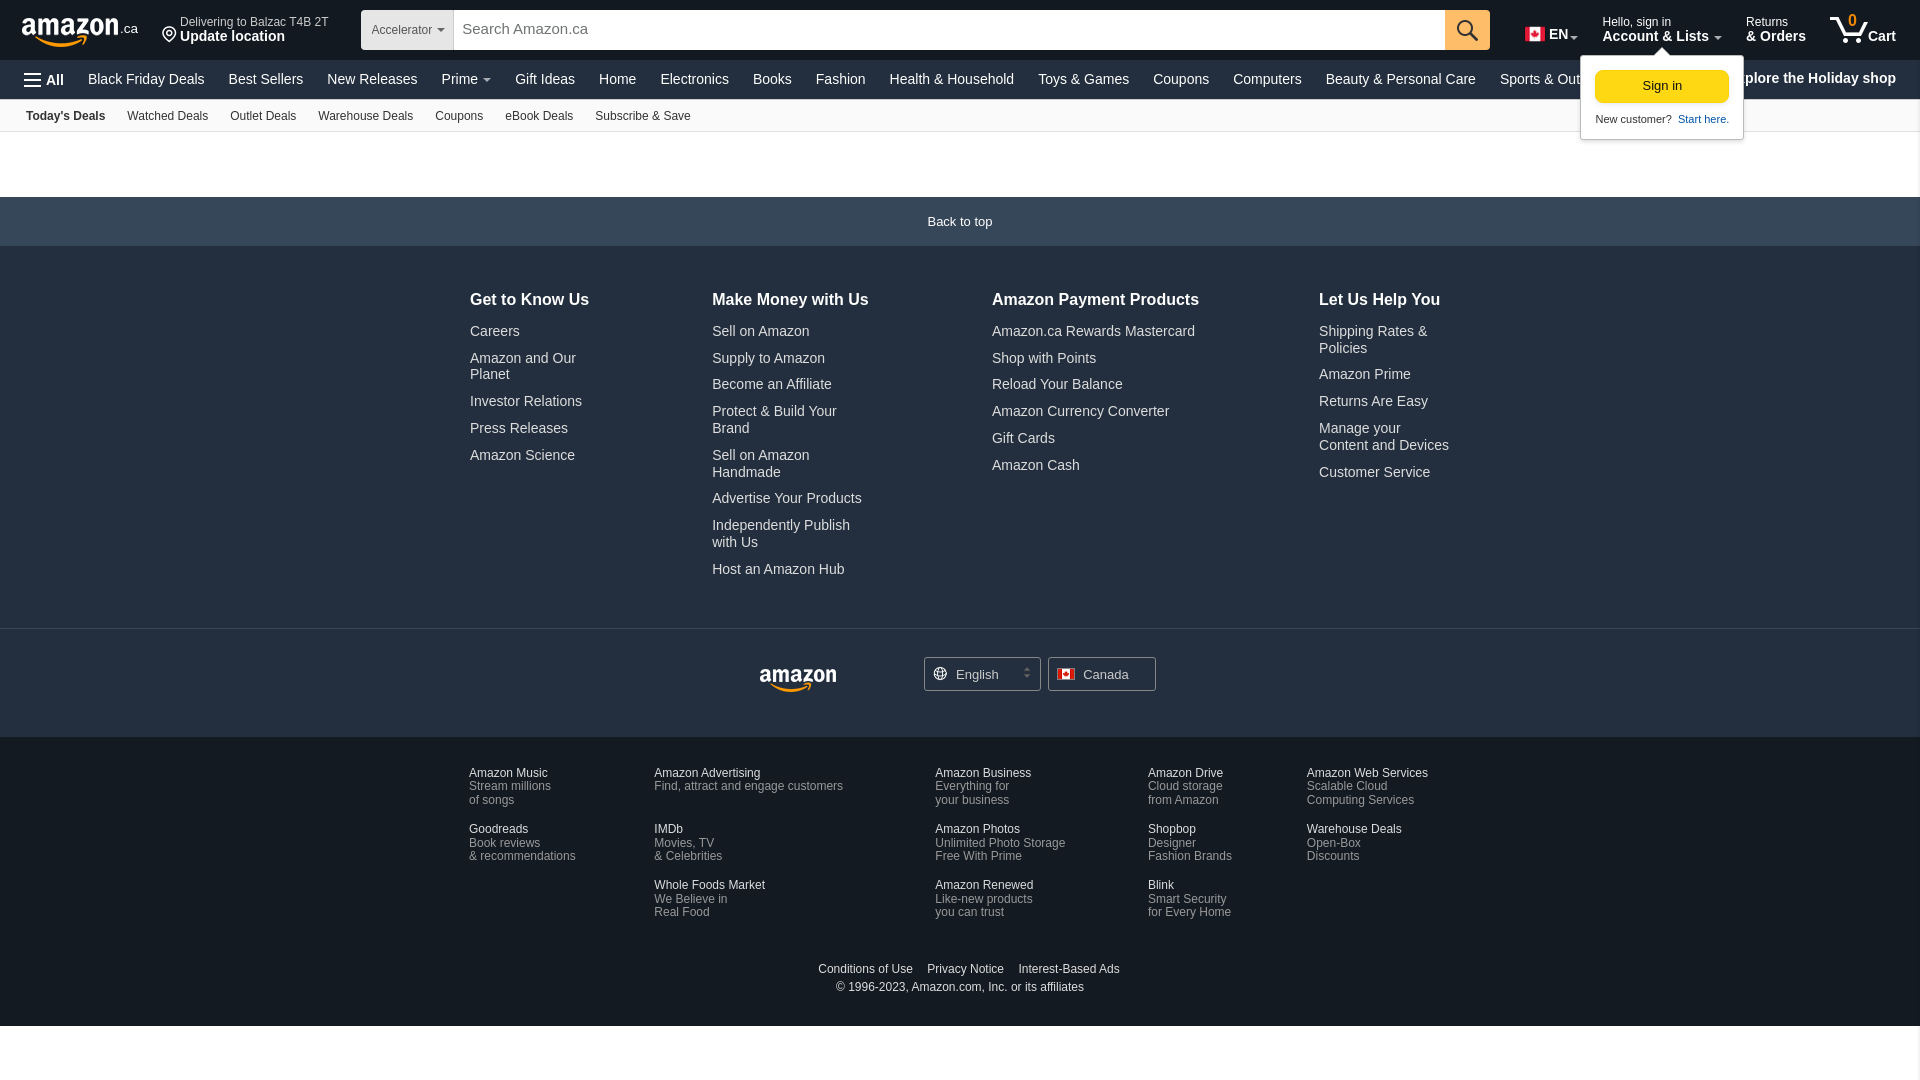 Image resolution: width=1920 pixels, height=1080 pixels. I want to click on 'Amazon Photos, so click(934, 842).